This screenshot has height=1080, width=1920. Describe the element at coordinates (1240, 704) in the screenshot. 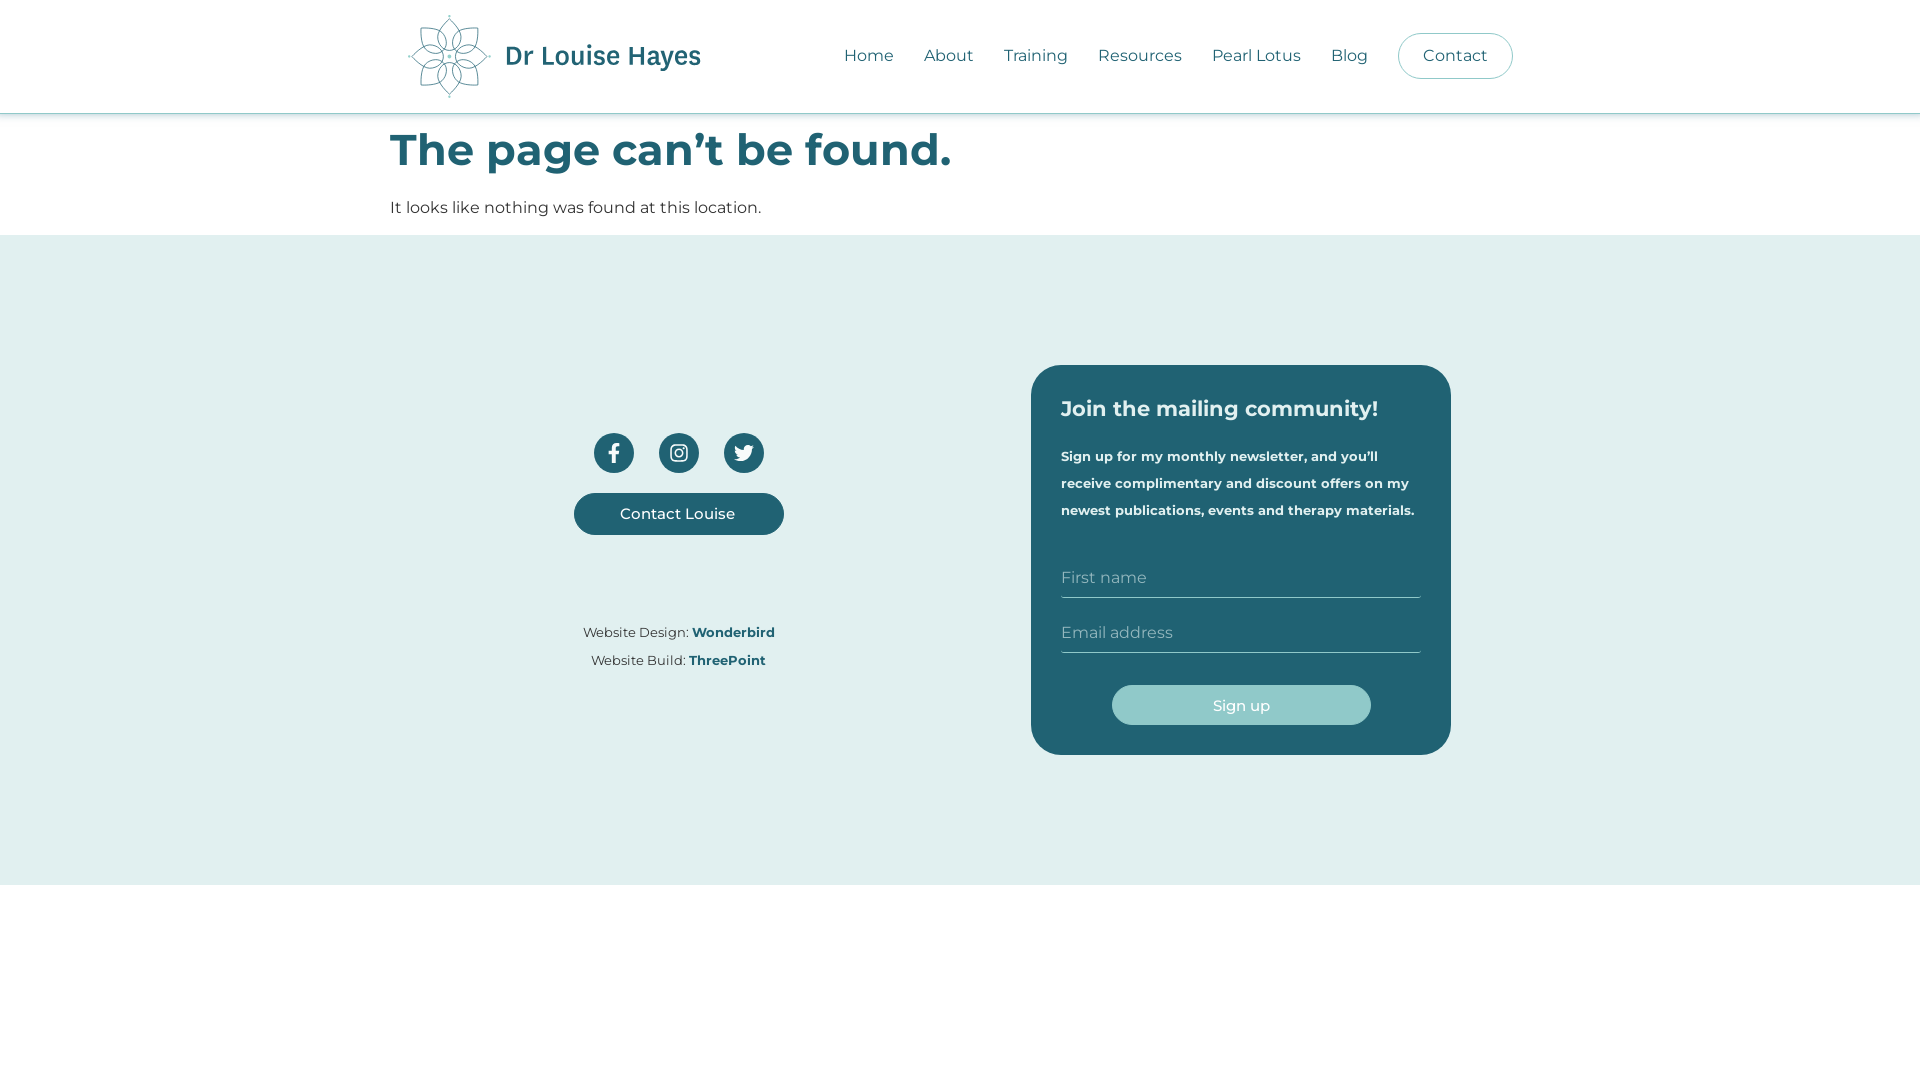

I see `'Sign up'` at that location.